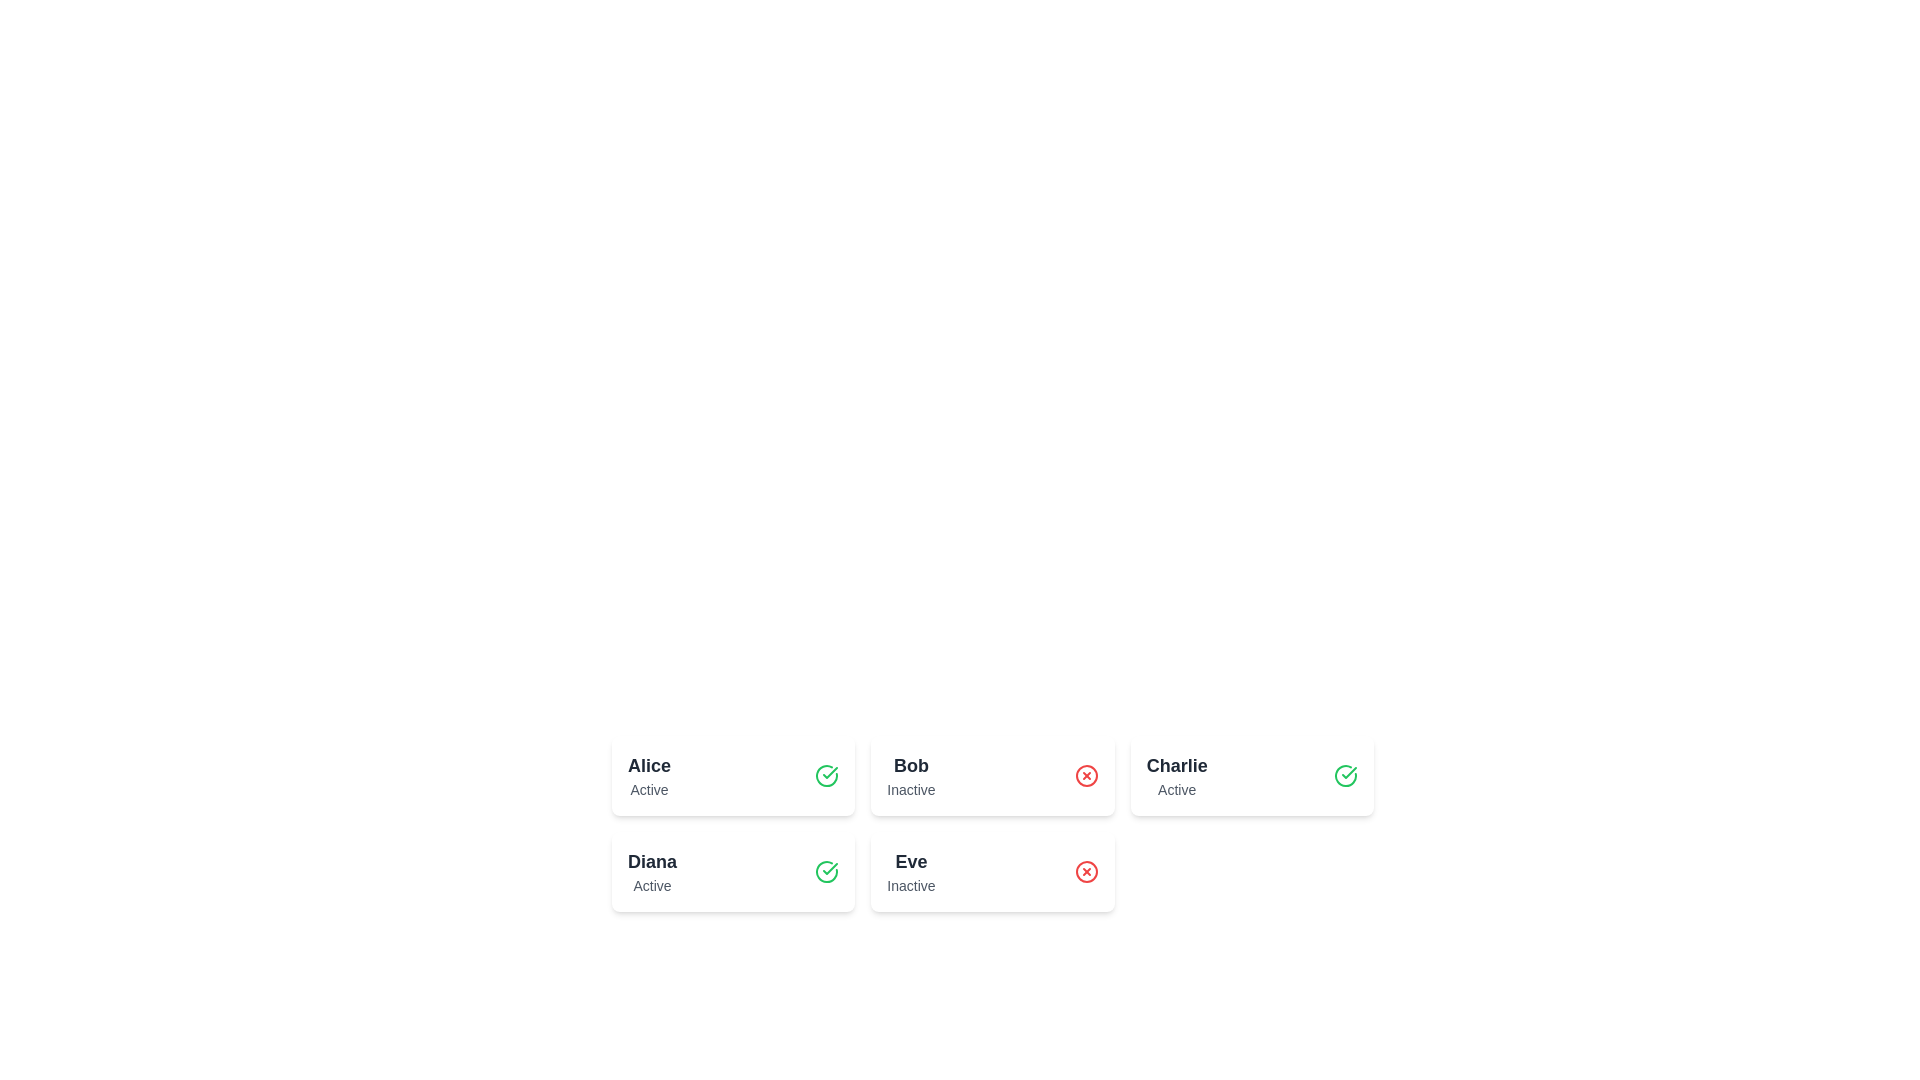 Image resolution: width=1920 pixels, height=1080 pixels. I want to click on the text label displaying 'Diana', which is located in the second box of a horizontally-aligned grid of user cards, positioned above the word 'Active', so click(652, 860).